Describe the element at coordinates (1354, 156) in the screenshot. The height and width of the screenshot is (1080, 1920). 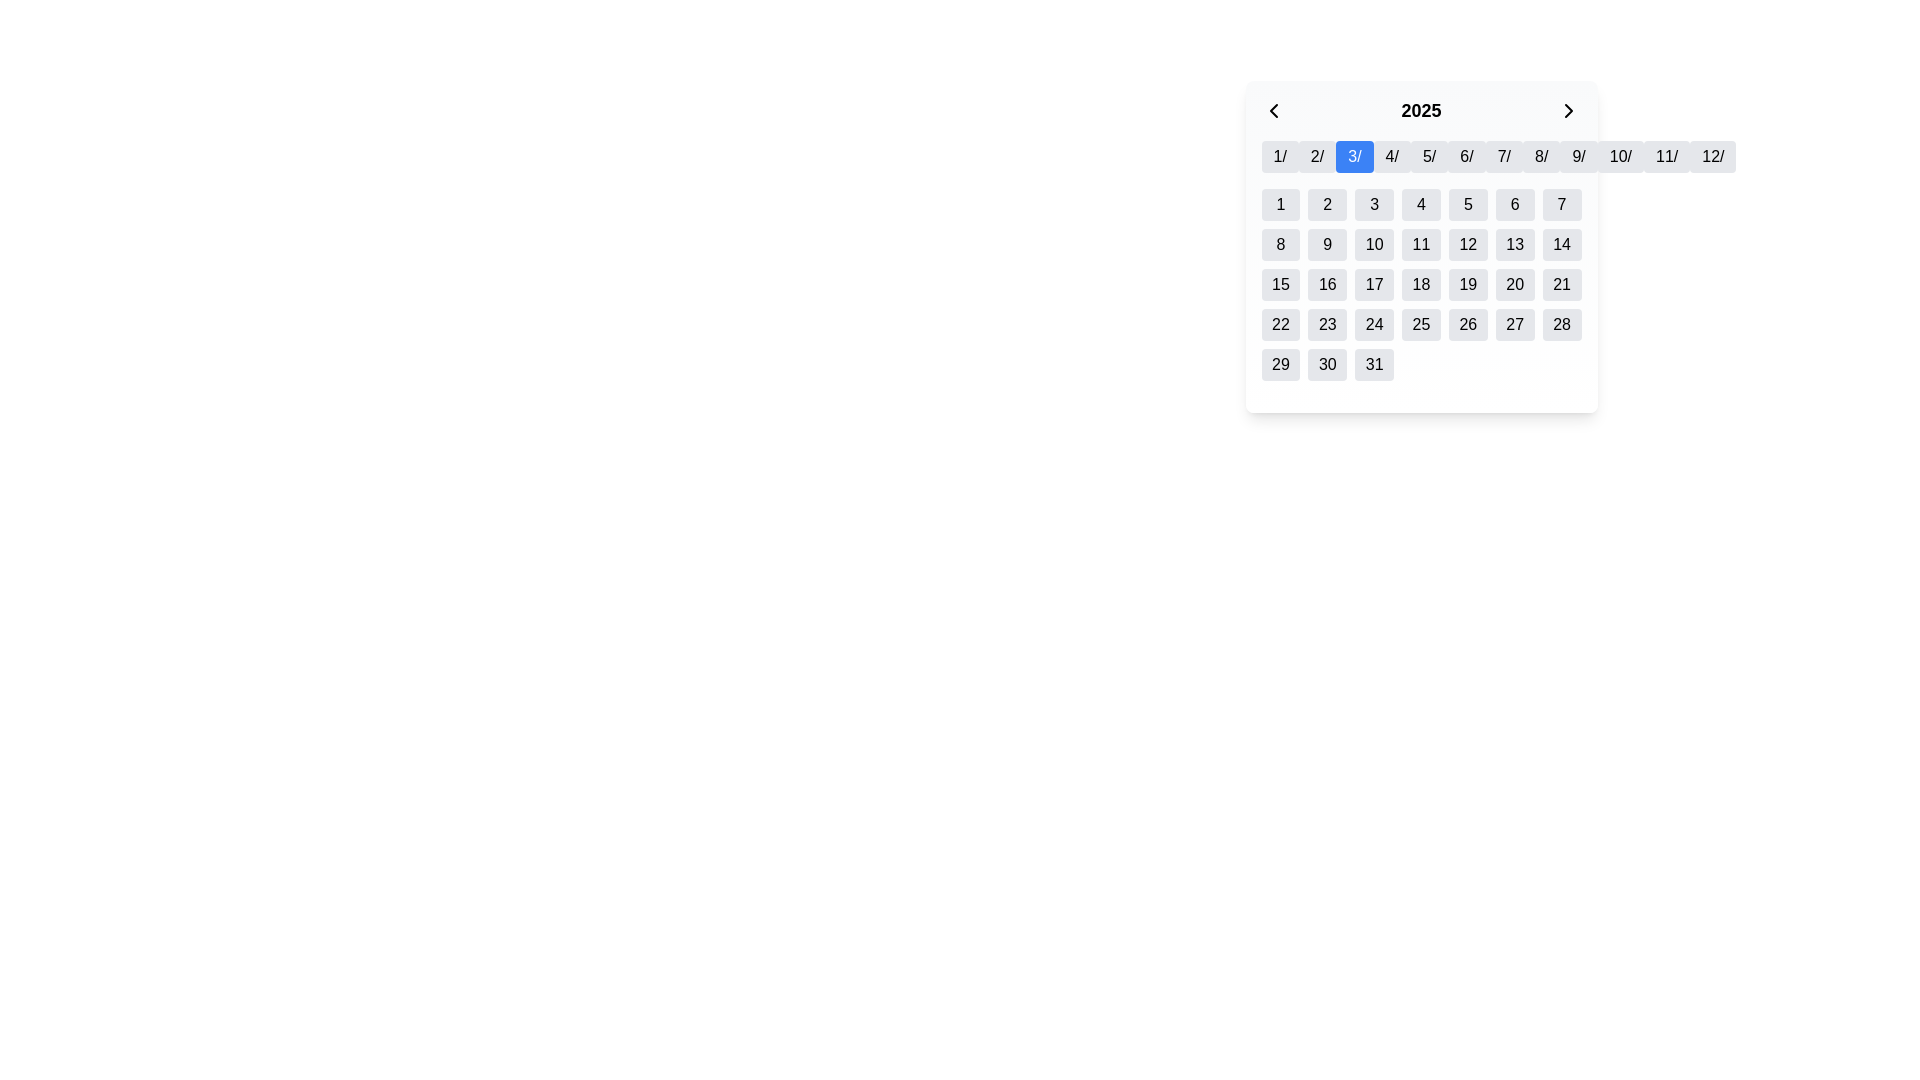
I see `the button representing the month of March, which is the third button in a horizontal list of buttons above the calendar grid` at that location.